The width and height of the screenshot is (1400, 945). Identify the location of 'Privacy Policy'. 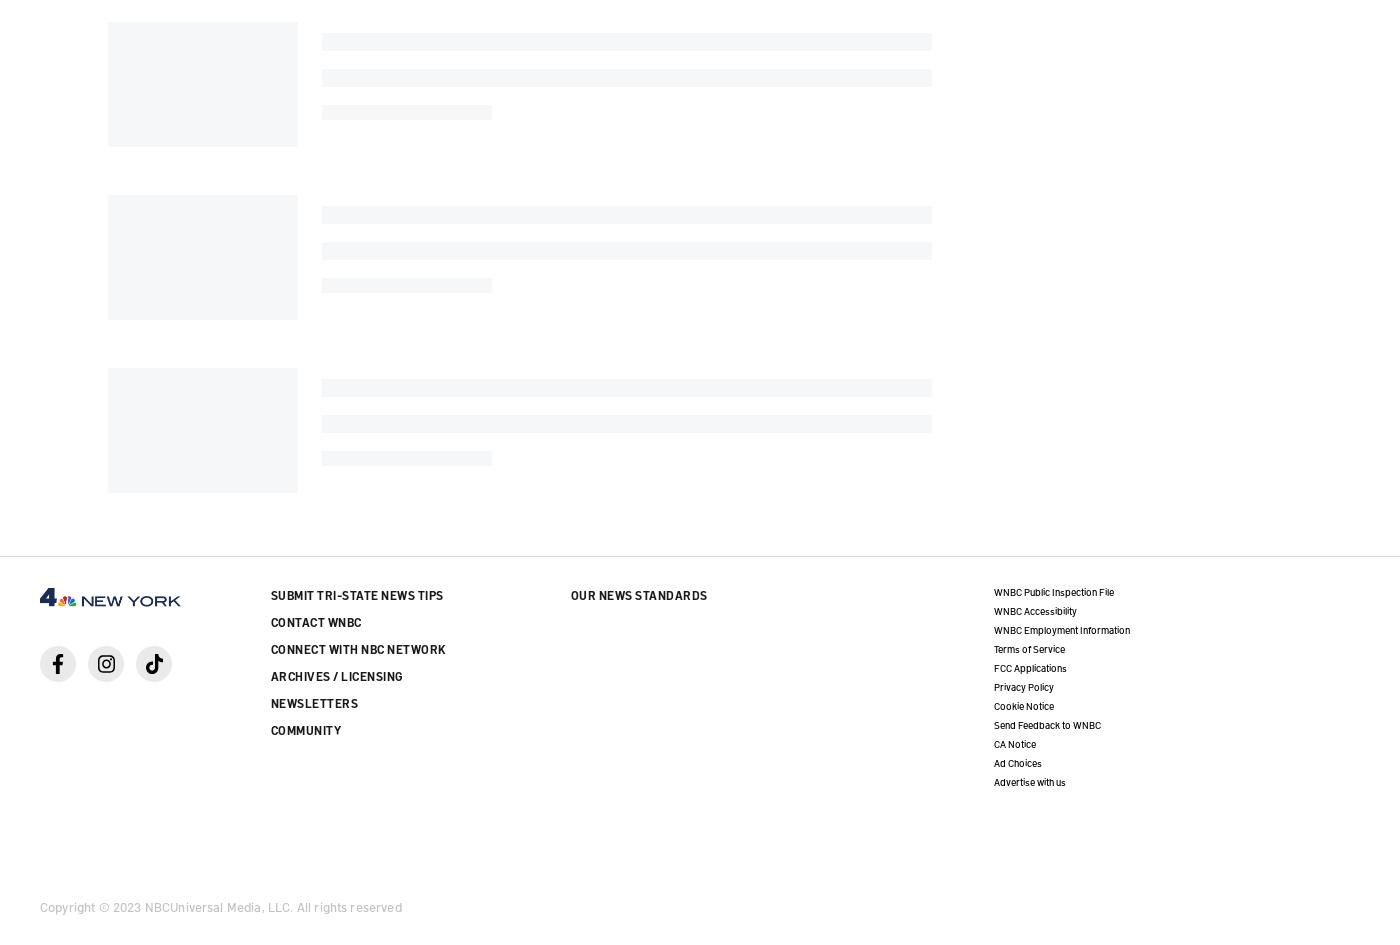
(1022, 685).